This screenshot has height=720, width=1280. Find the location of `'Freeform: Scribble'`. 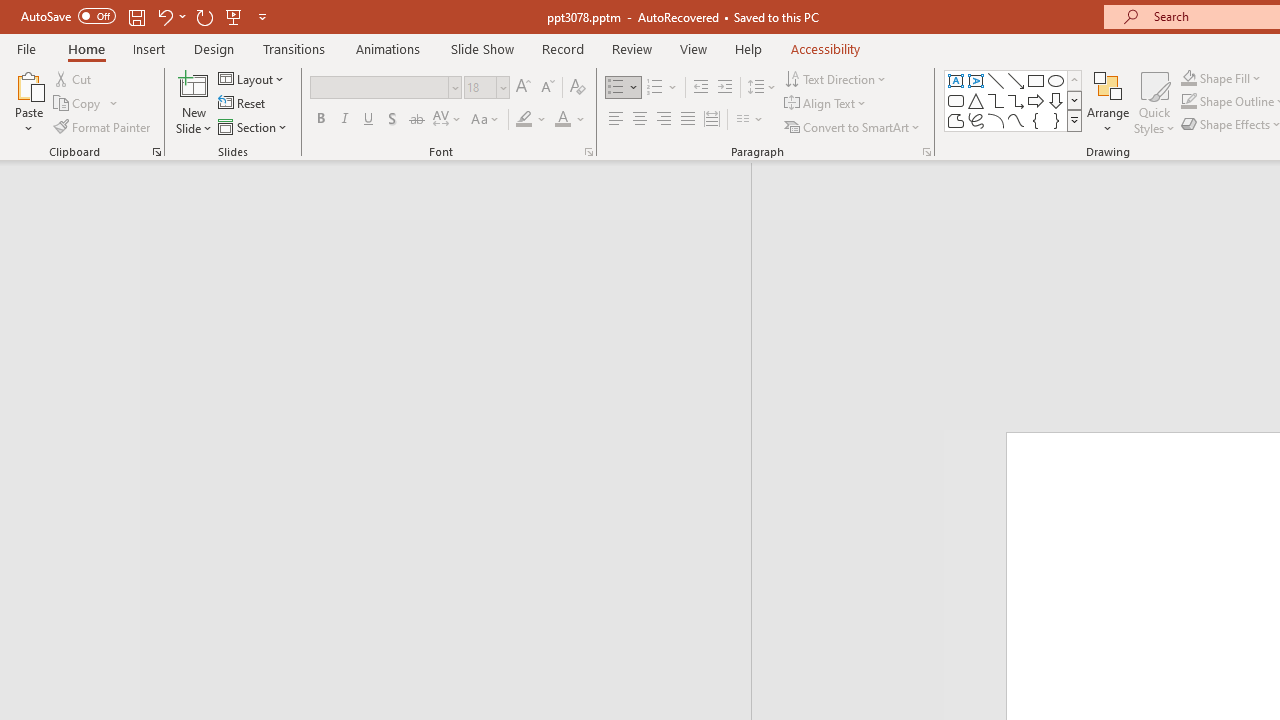

'Freeform: Scribble' is located at coordinates (976, 120).